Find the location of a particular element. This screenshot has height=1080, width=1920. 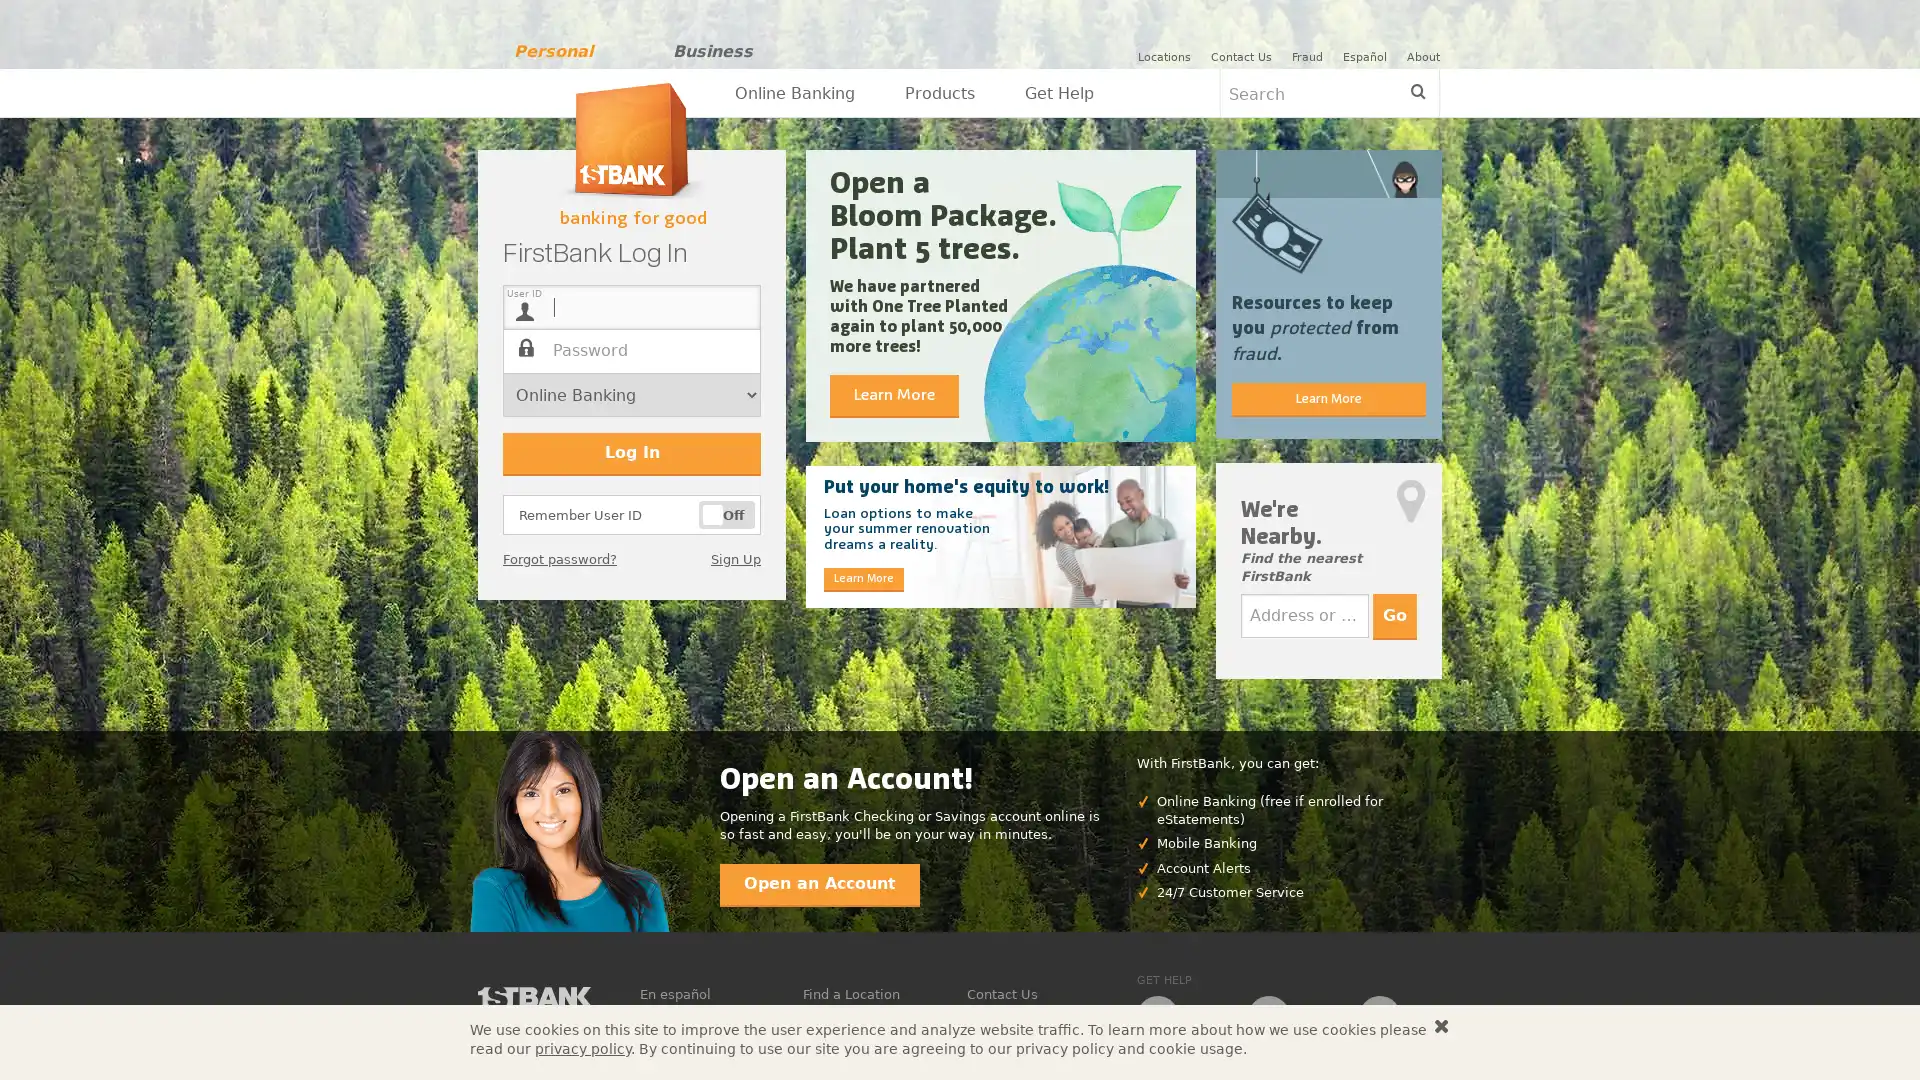

Log Out is located at coordinates (1472, 56).